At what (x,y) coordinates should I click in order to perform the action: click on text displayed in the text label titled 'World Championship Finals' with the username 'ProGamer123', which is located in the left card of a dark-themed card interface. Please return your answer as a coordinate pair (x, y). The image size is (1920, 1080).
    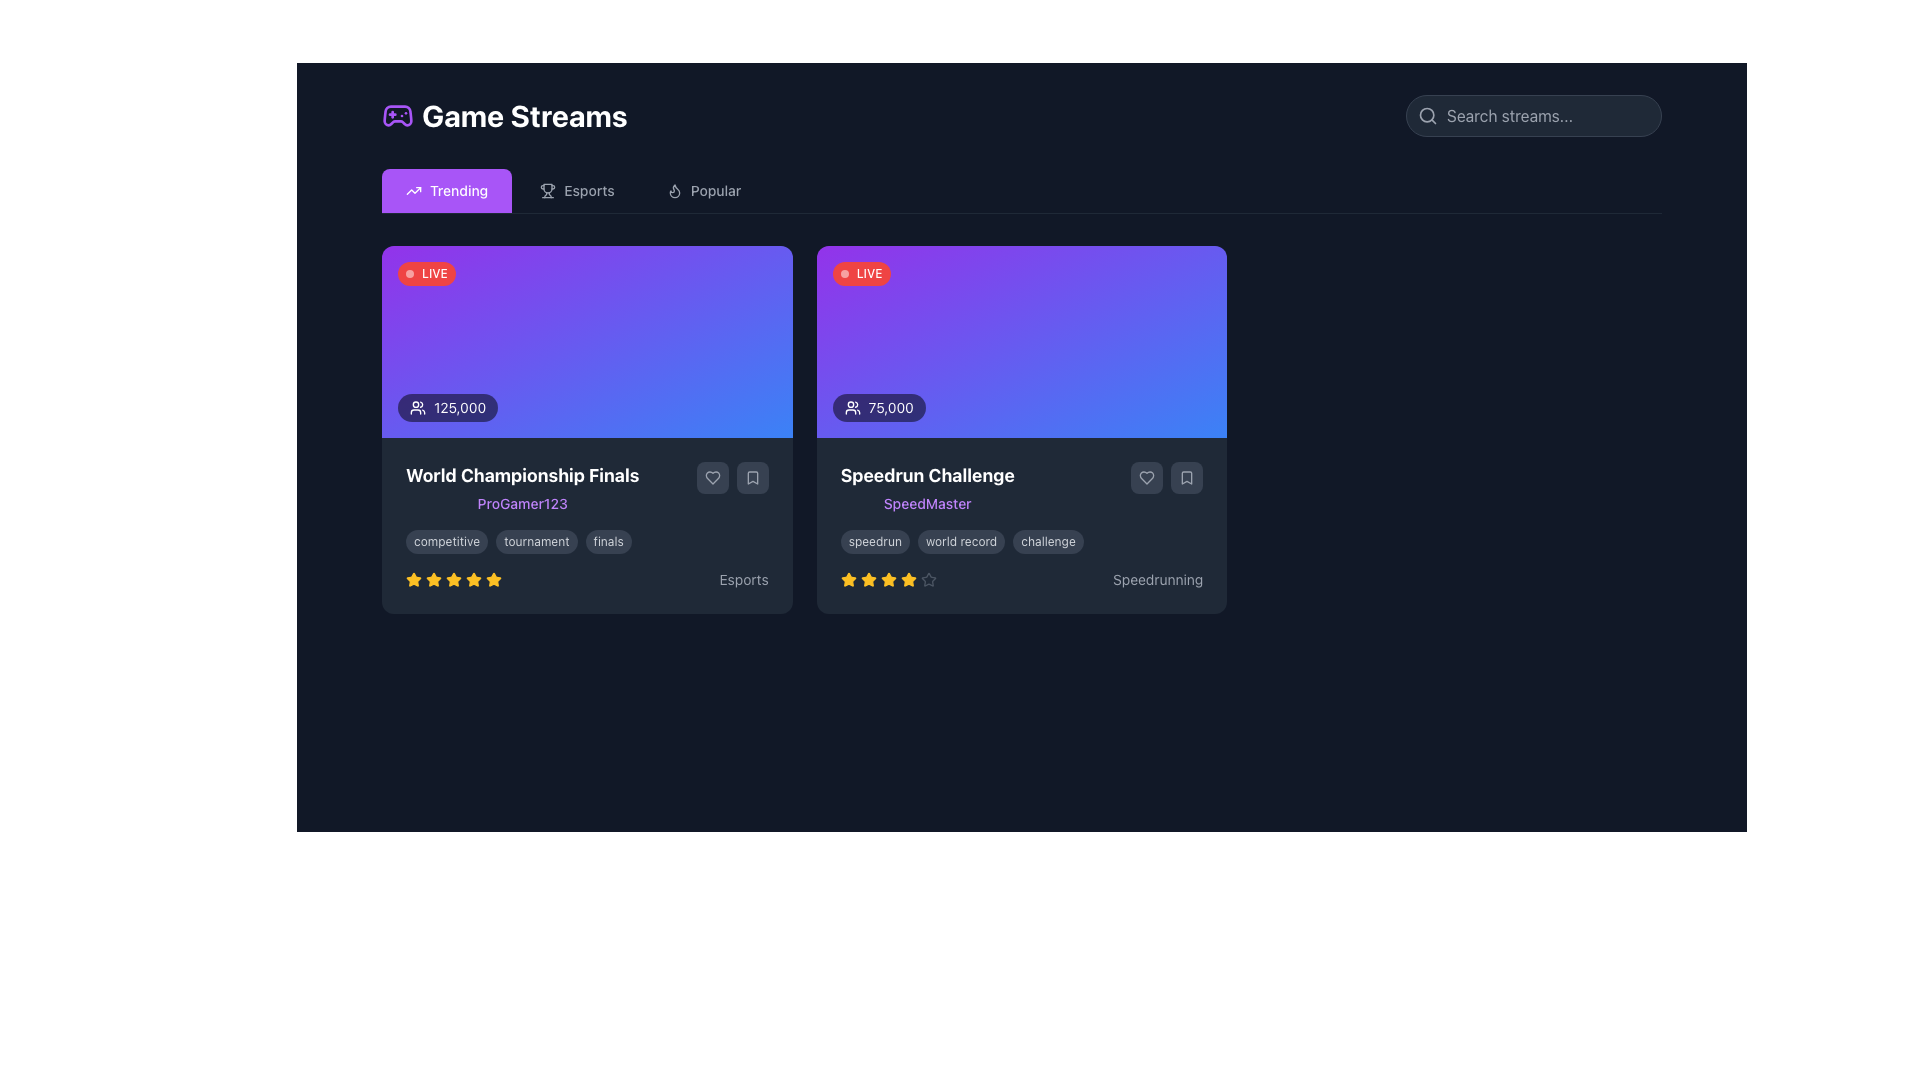
    Looking at the image, I should click on (586, 488).